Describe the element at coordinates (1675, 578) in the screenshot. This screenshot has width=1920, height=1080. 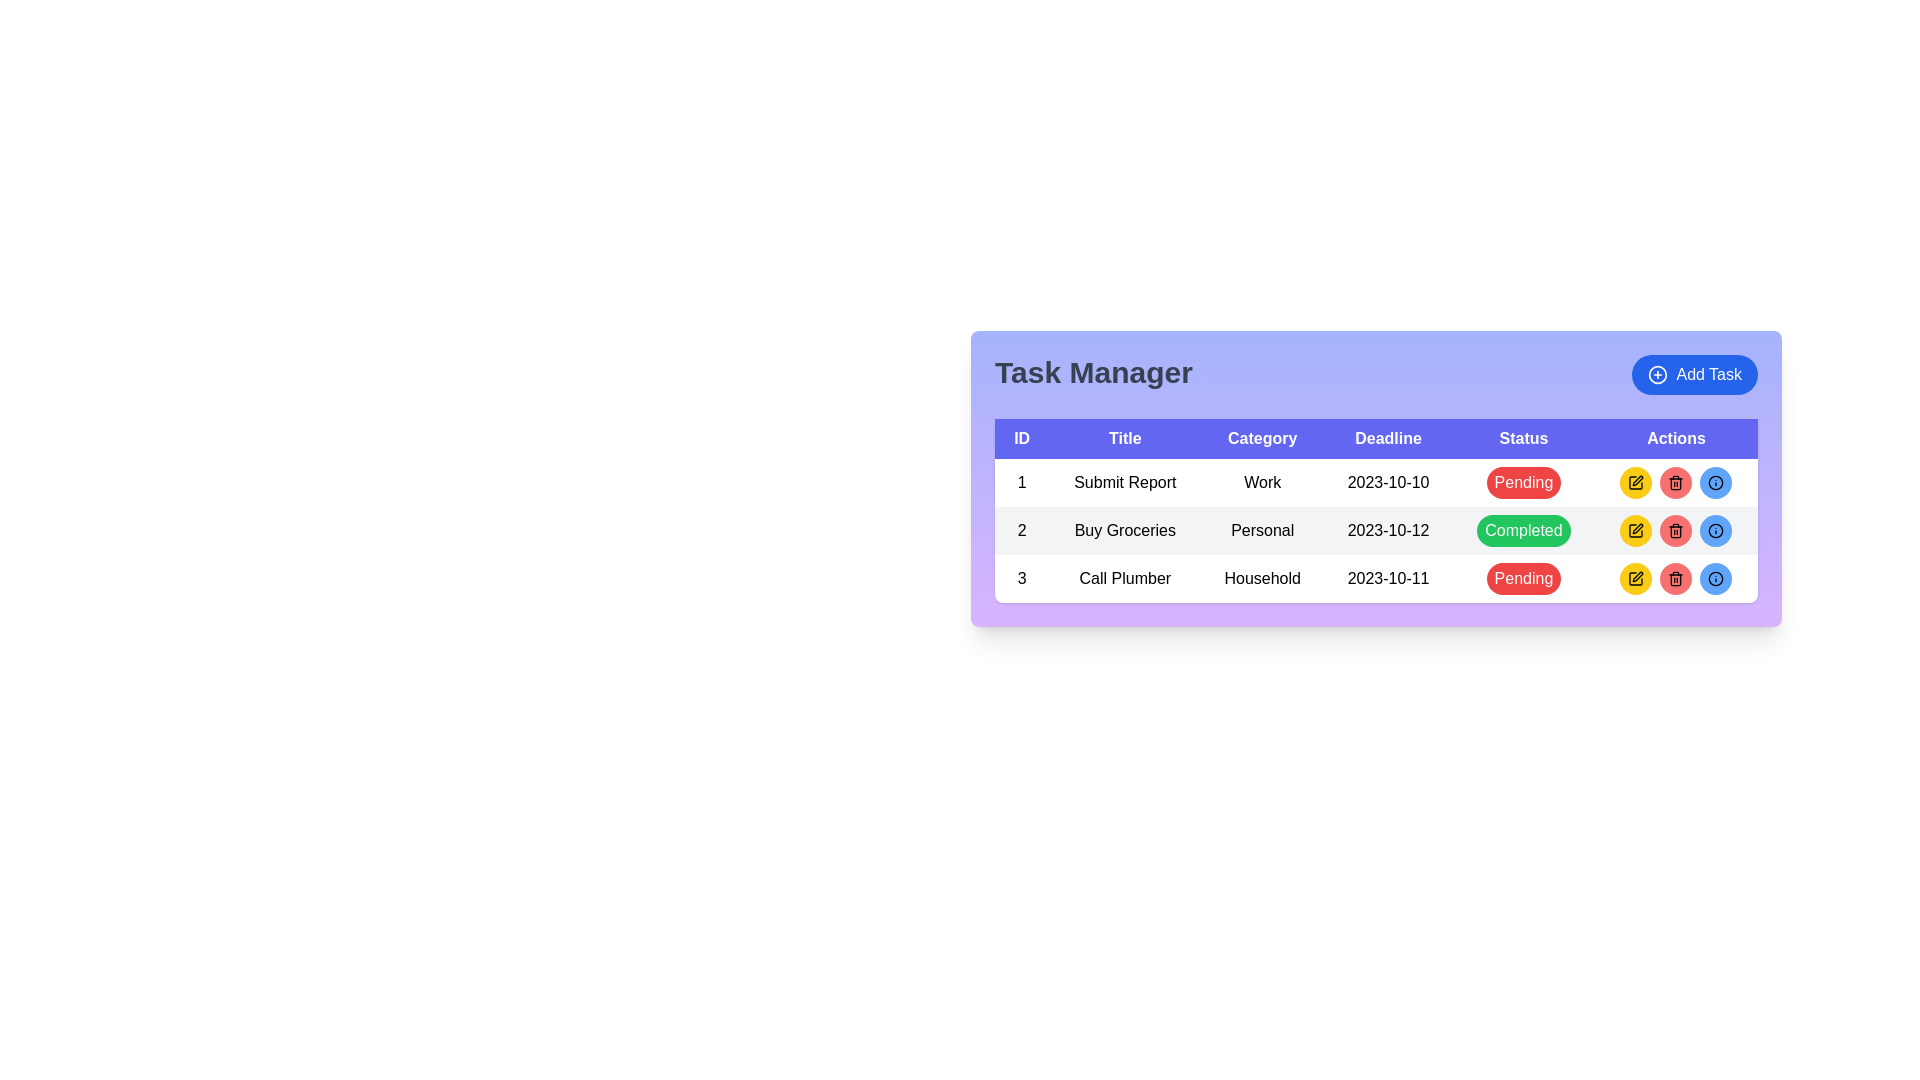
I see `the circular red button with a trash bin icon` at that location.